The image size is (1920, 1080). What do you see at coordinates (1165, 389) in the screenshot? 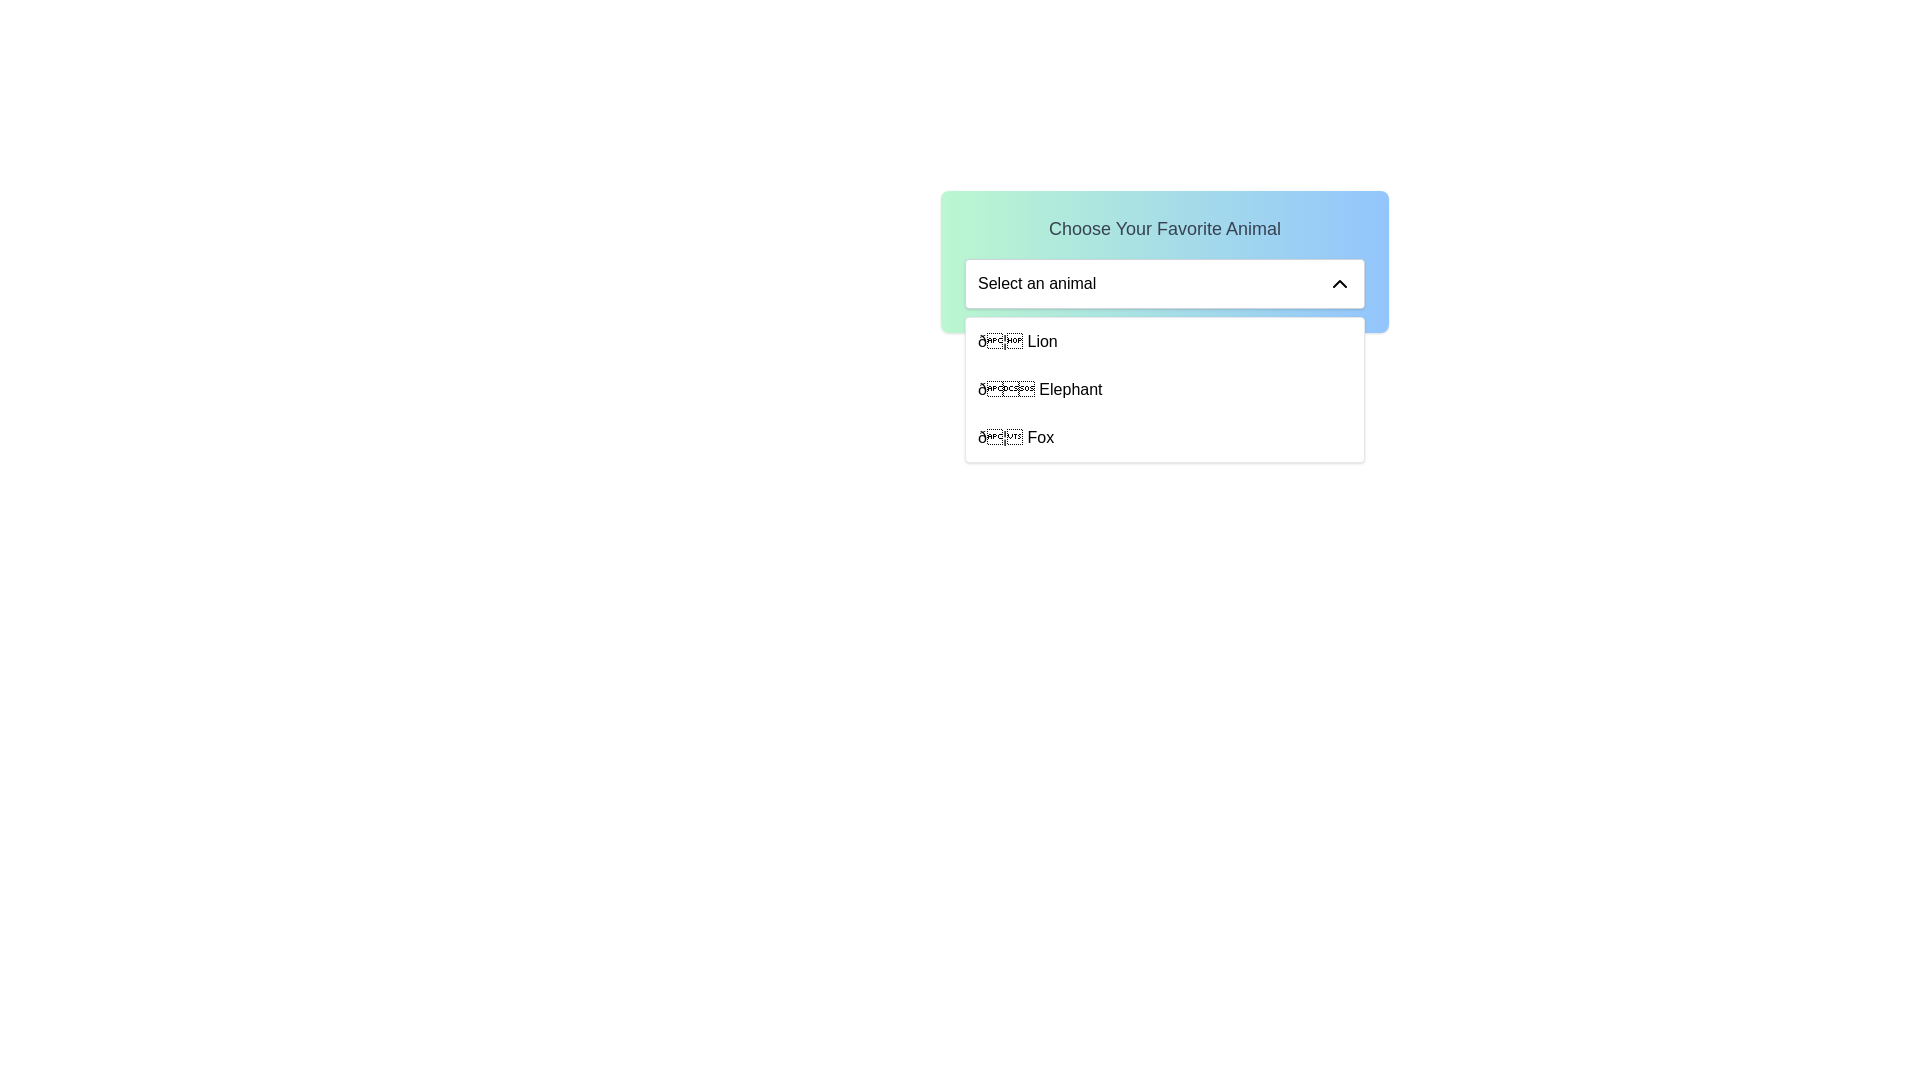
I see `the dropdown menu item labeled '🐘 Elephant'` at bounding box center [1165, 389].